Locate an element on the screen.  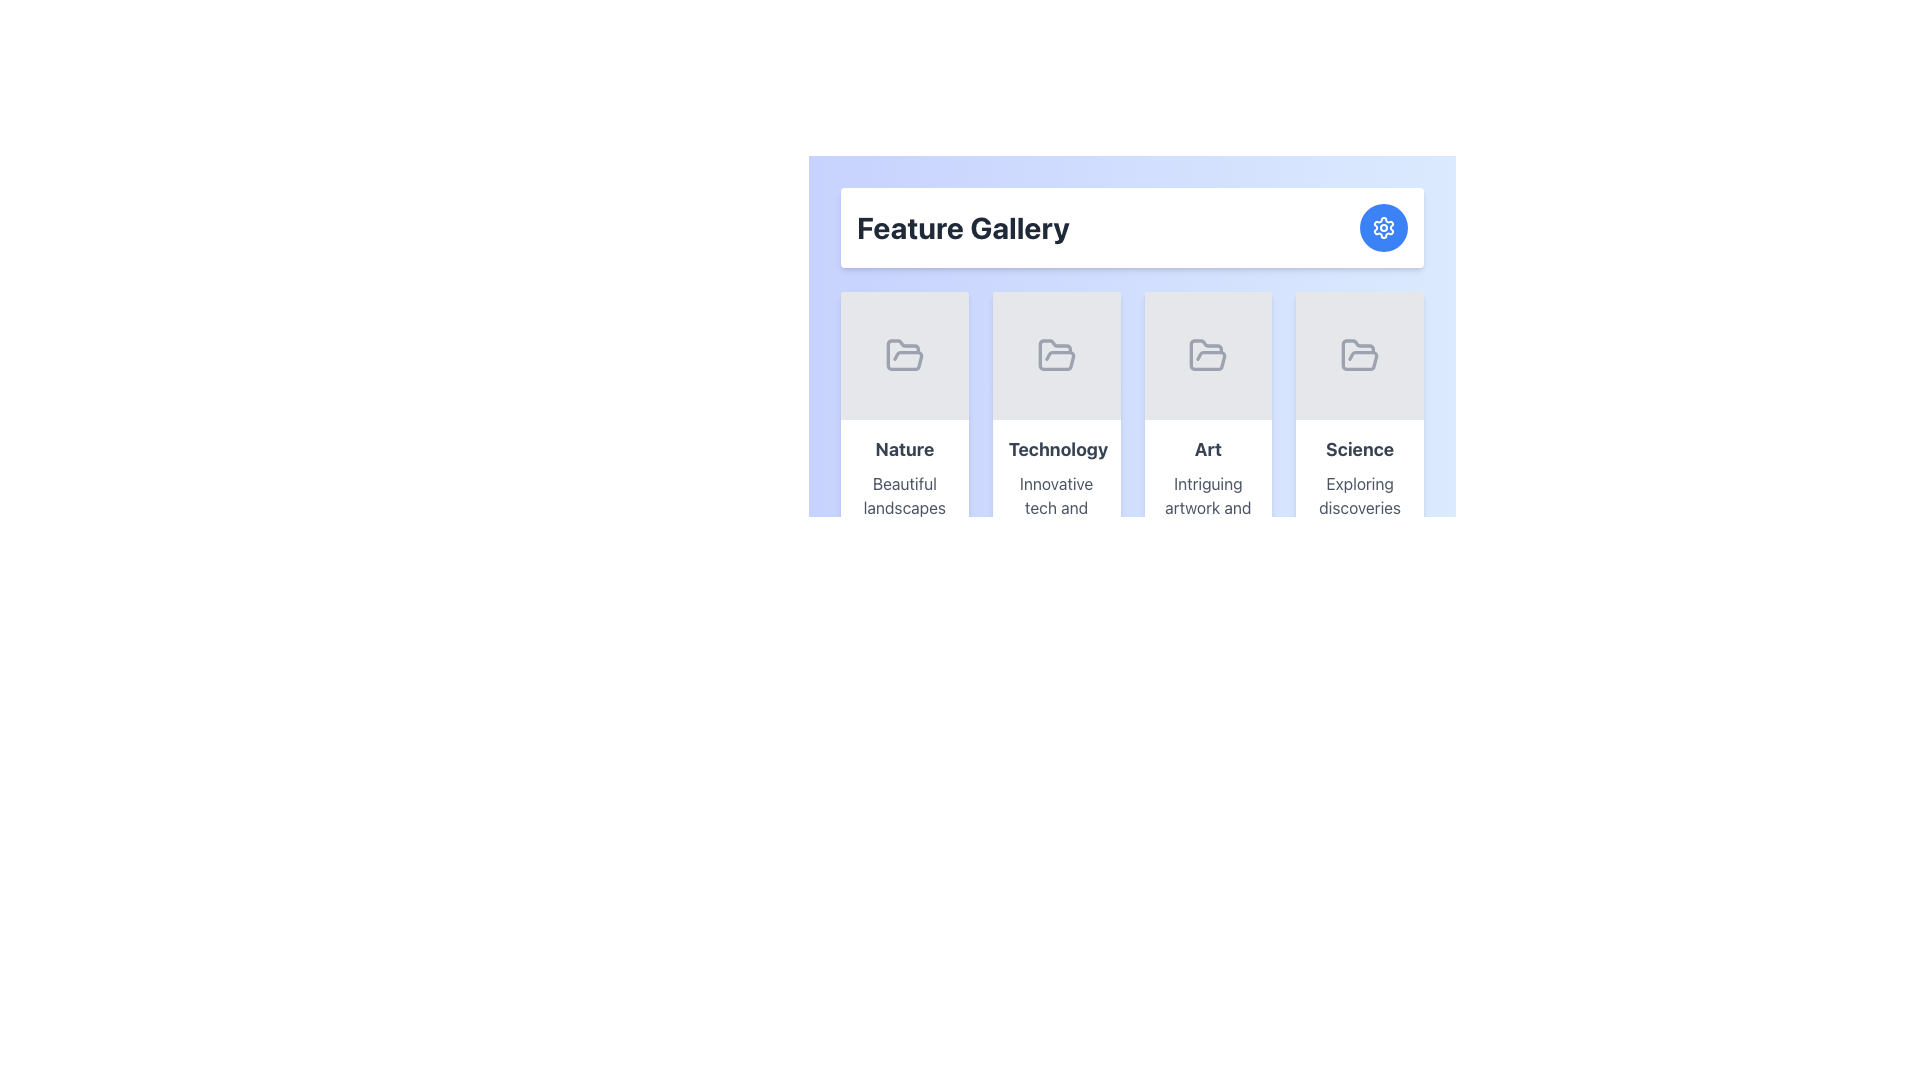
the 'Nature' card element, which is the first section in a horizontal layout, featuring a folder icon, bold title 'Nature', and supporting text 'Beautiful landscapes' is located at coordinates (903, 466).